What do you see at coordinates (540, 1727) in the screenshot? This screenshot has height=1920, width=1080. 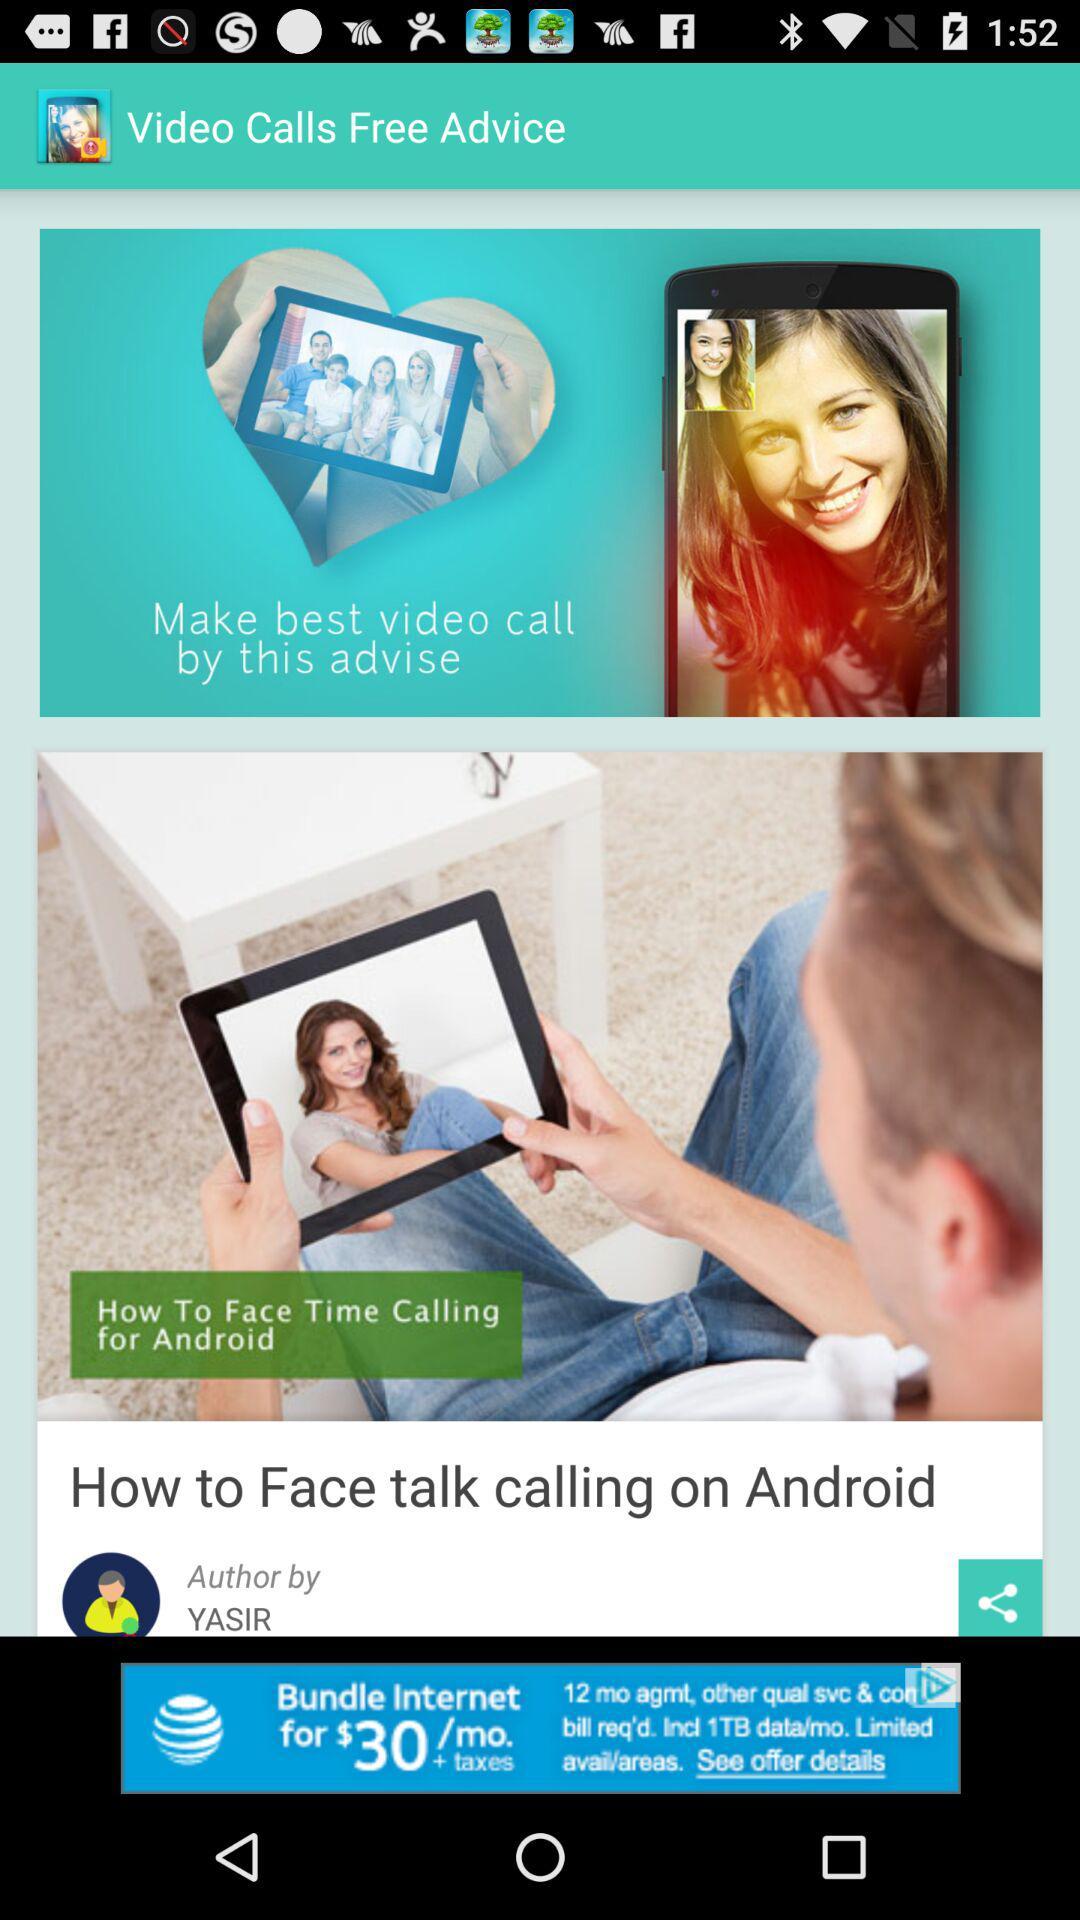 I see `advertisements website` at bounding box center [540, 1727].